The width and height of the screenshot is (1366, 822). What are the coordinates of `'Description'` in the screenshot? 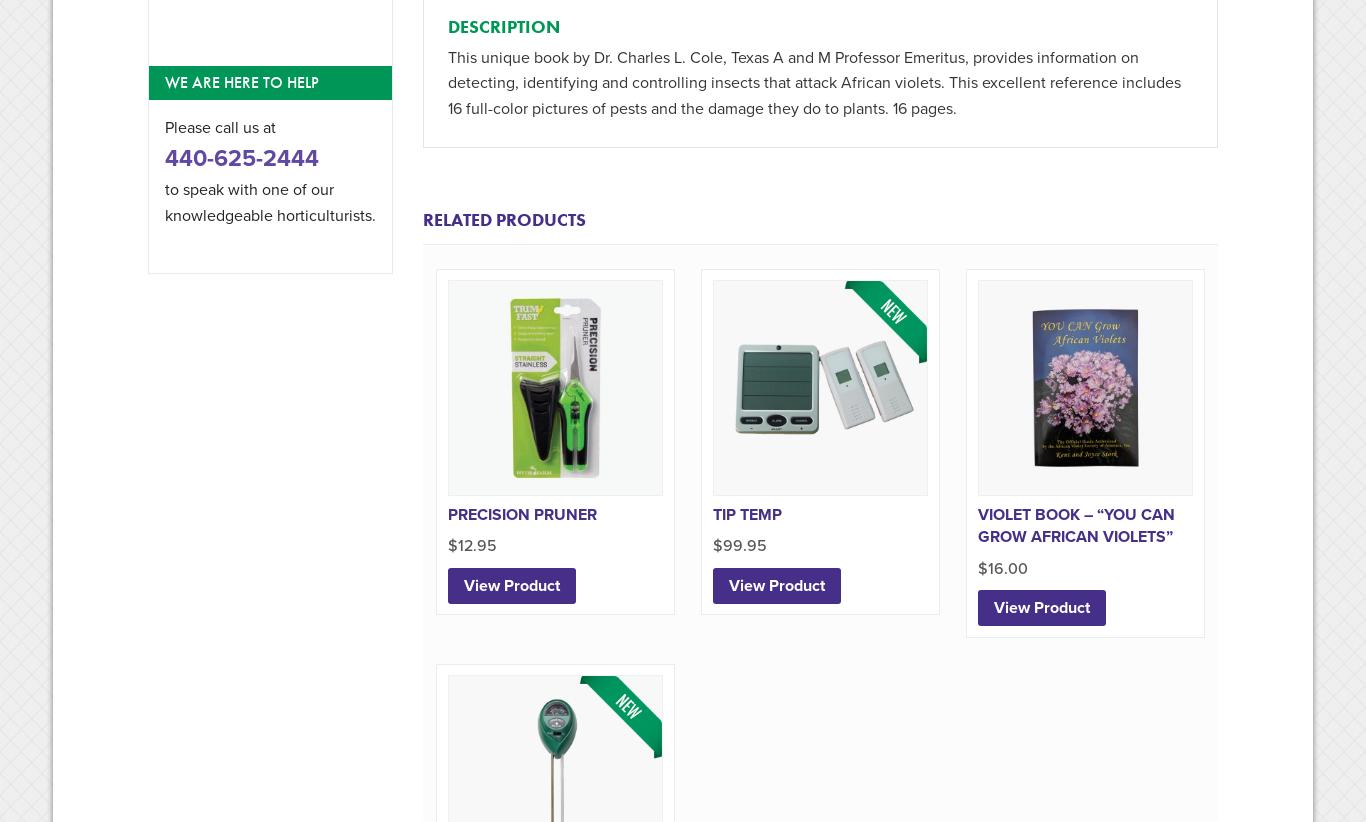 It's located at (504, 24).